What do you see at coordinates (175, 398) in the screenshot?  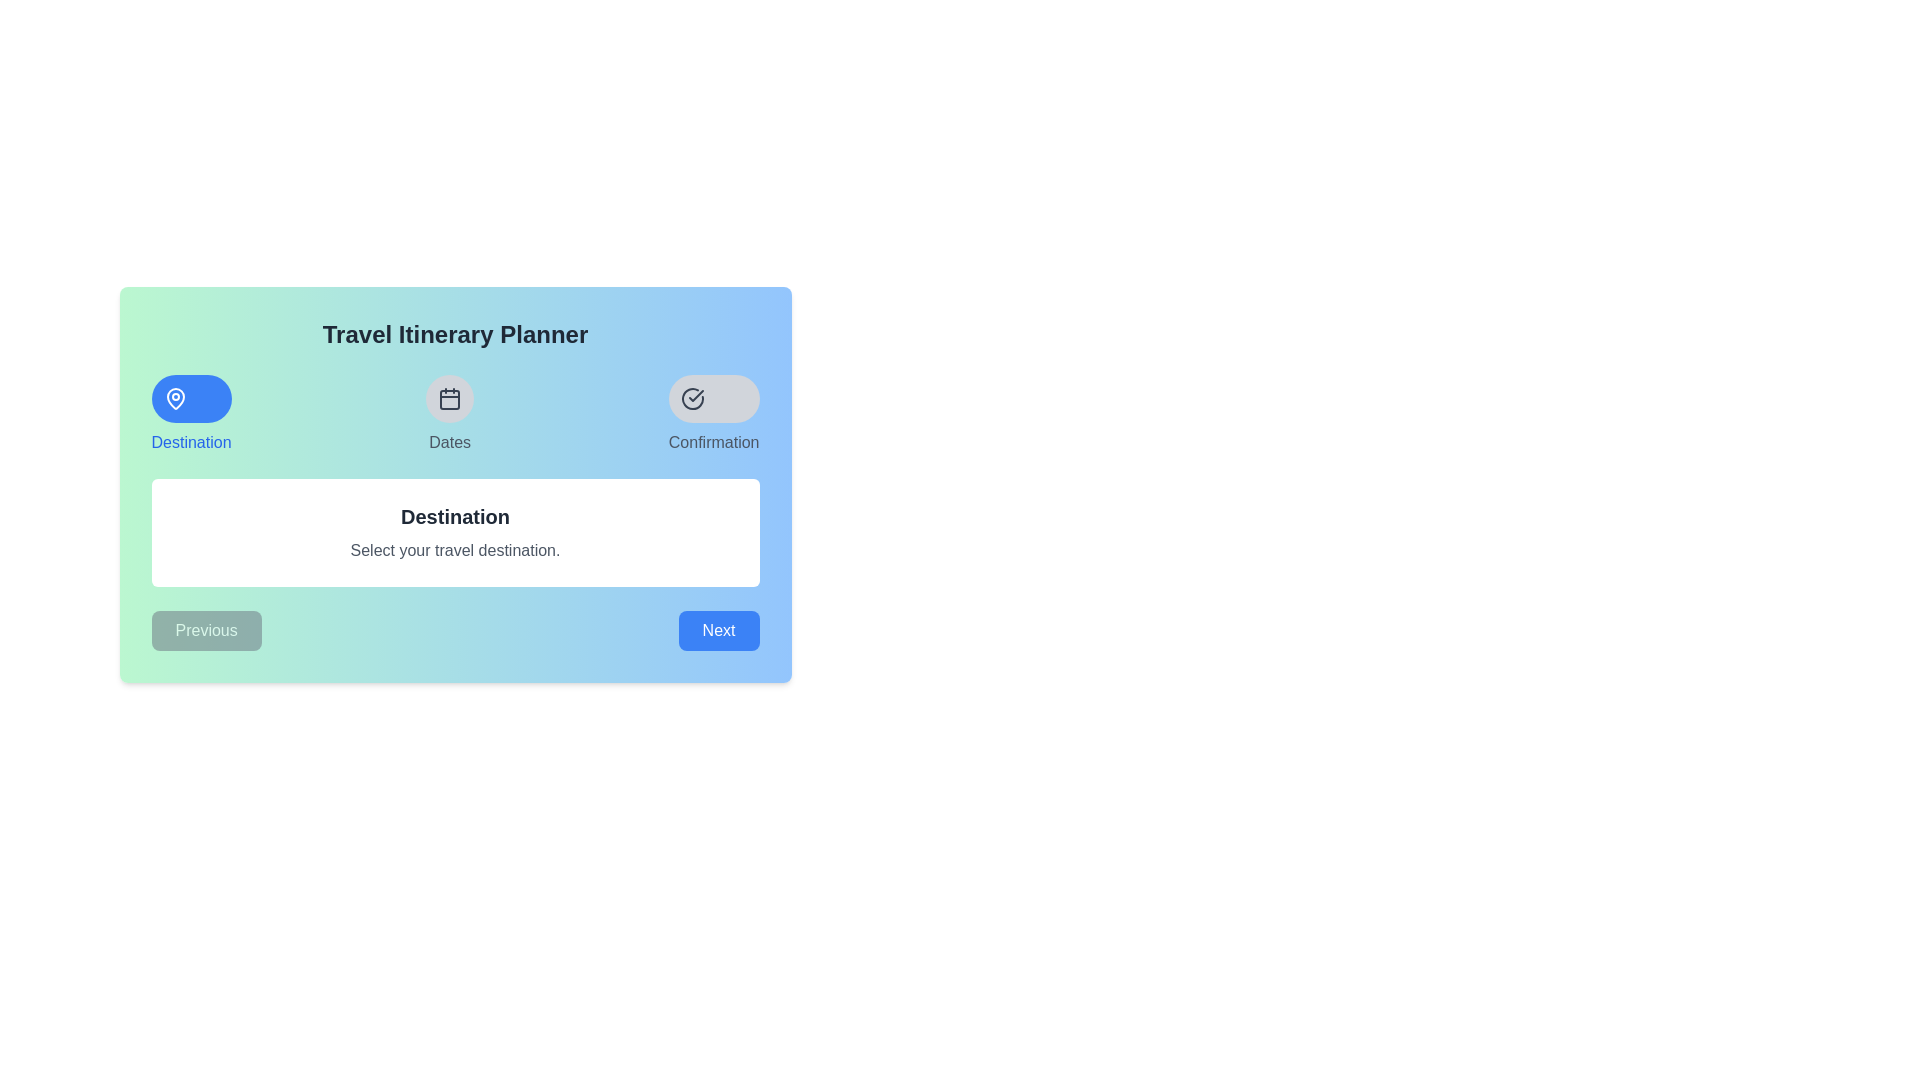 I see `the 'Destination' tab icon in the navigation component by moving the cursor to its center point` at bounding box center [175, 398].